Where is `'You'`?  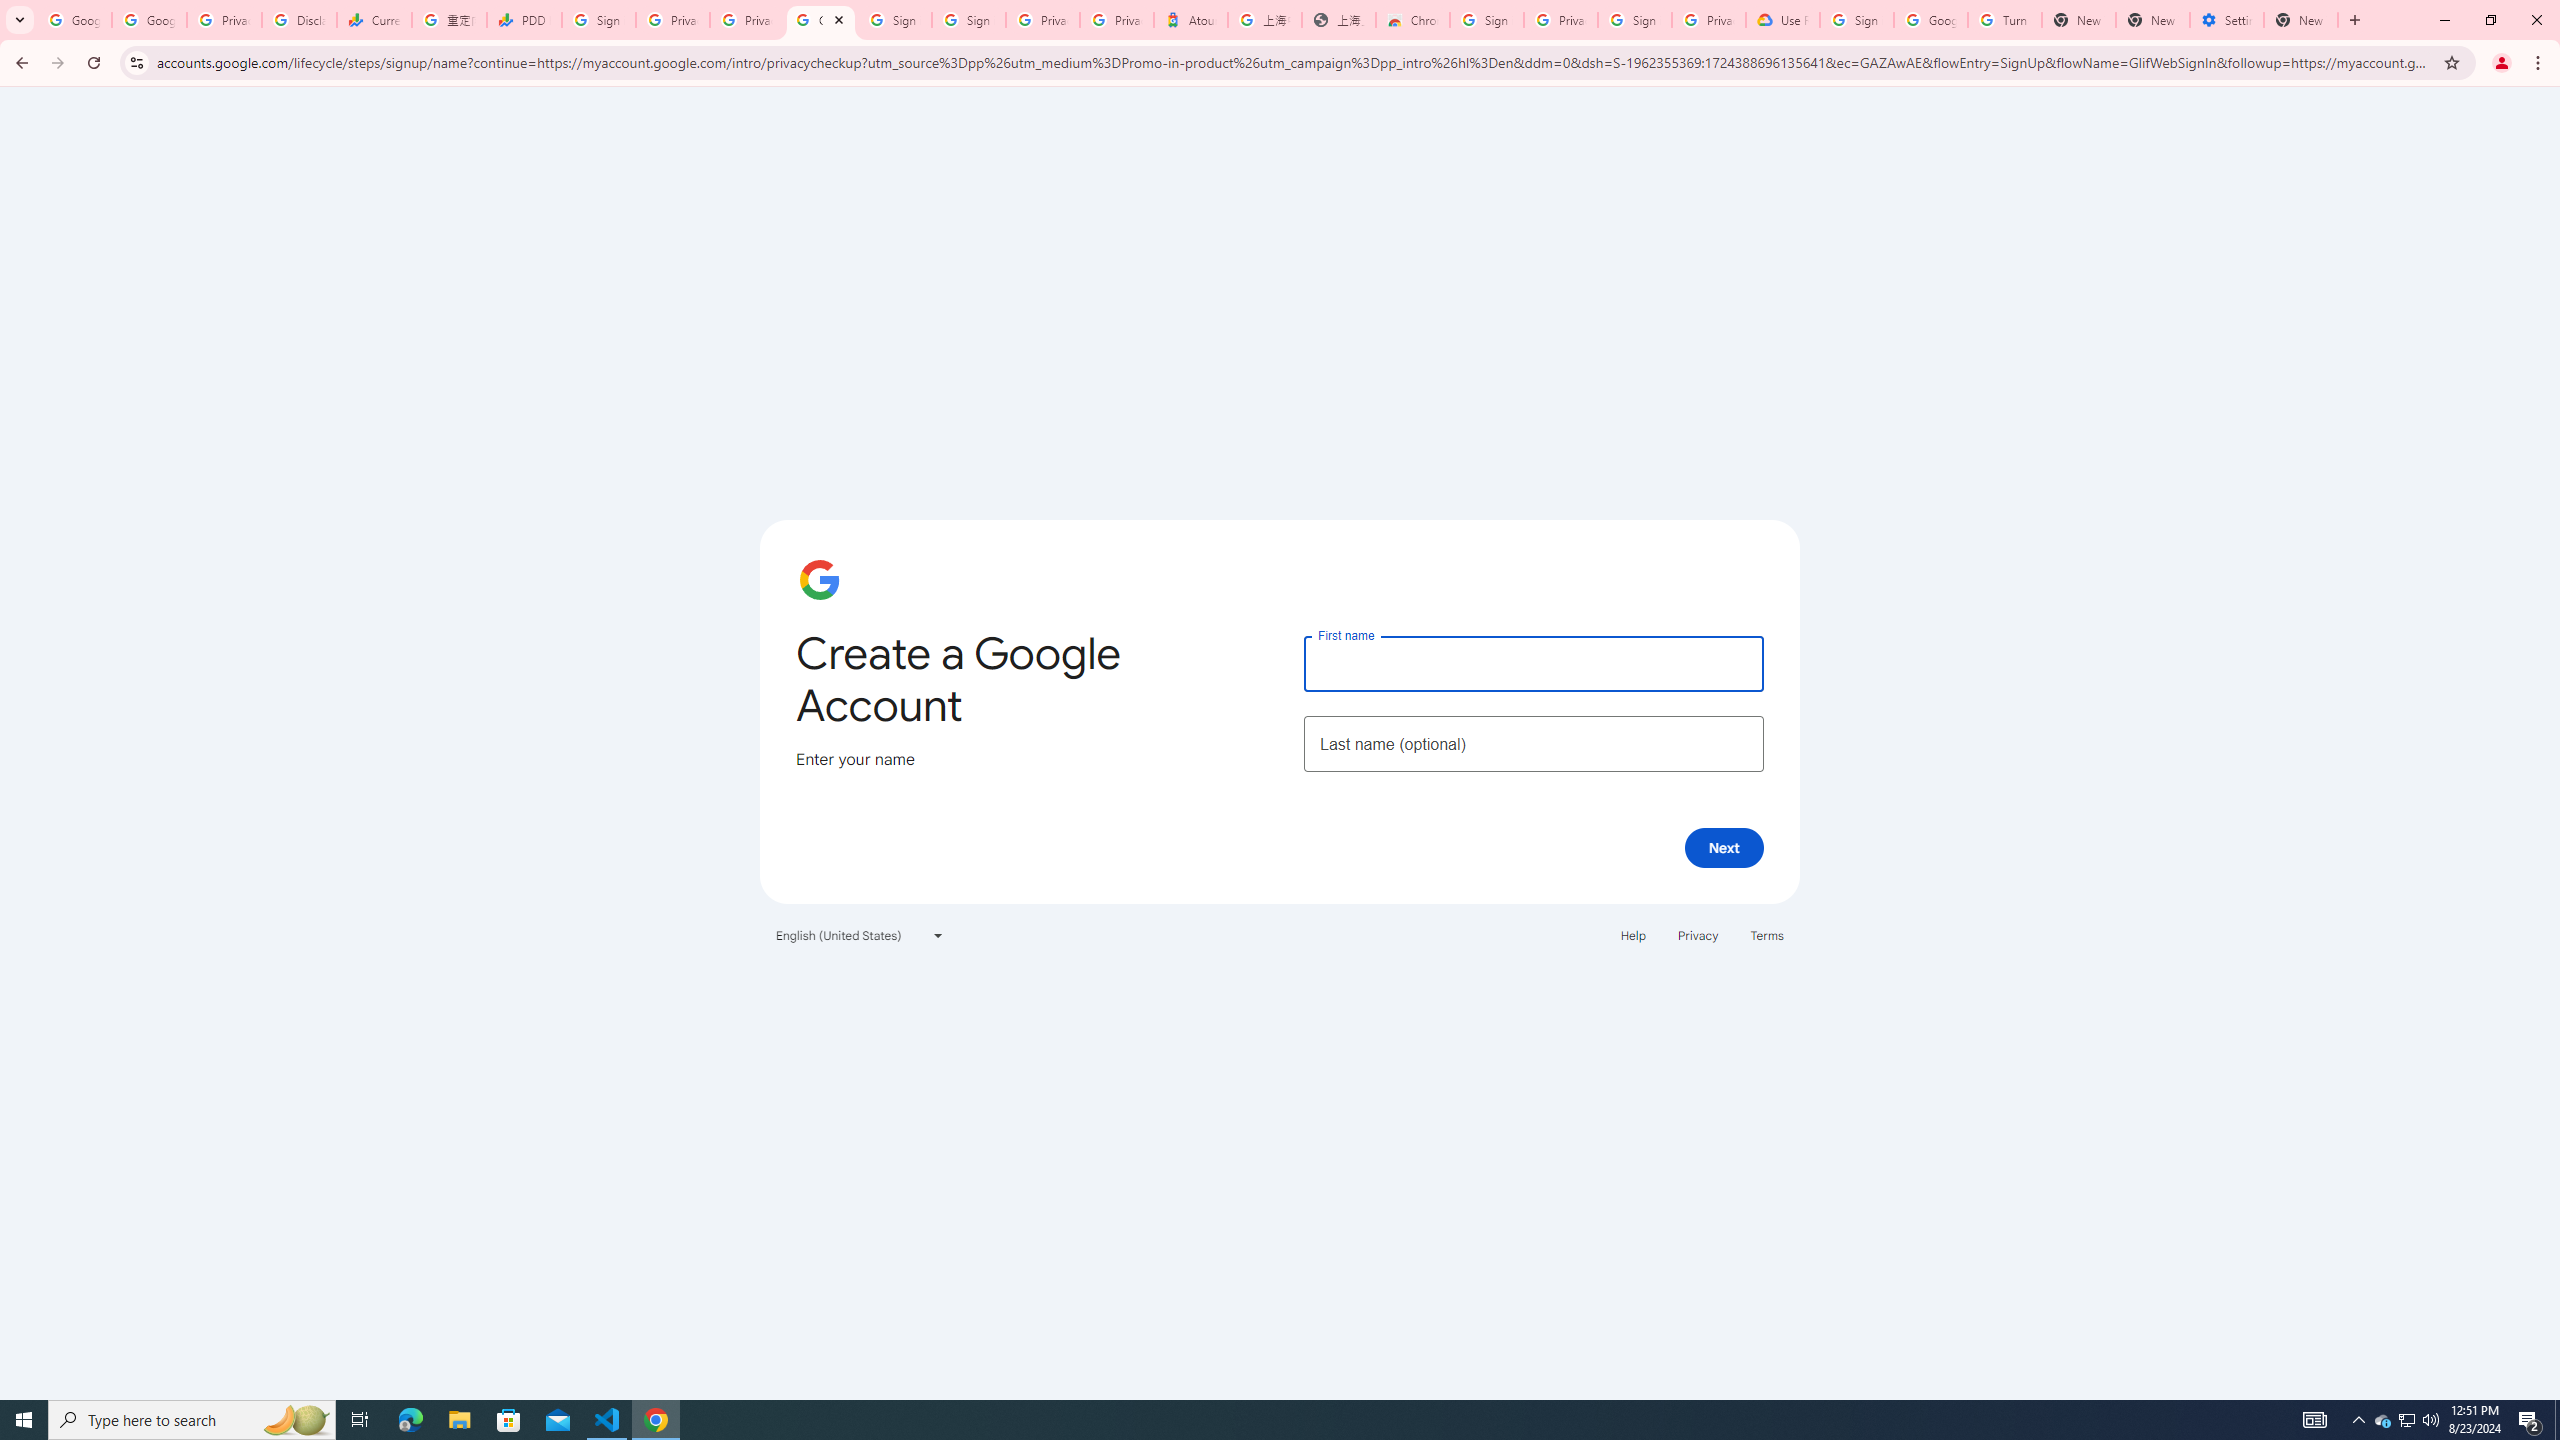
'You' is located at coordinates (2502, 62).